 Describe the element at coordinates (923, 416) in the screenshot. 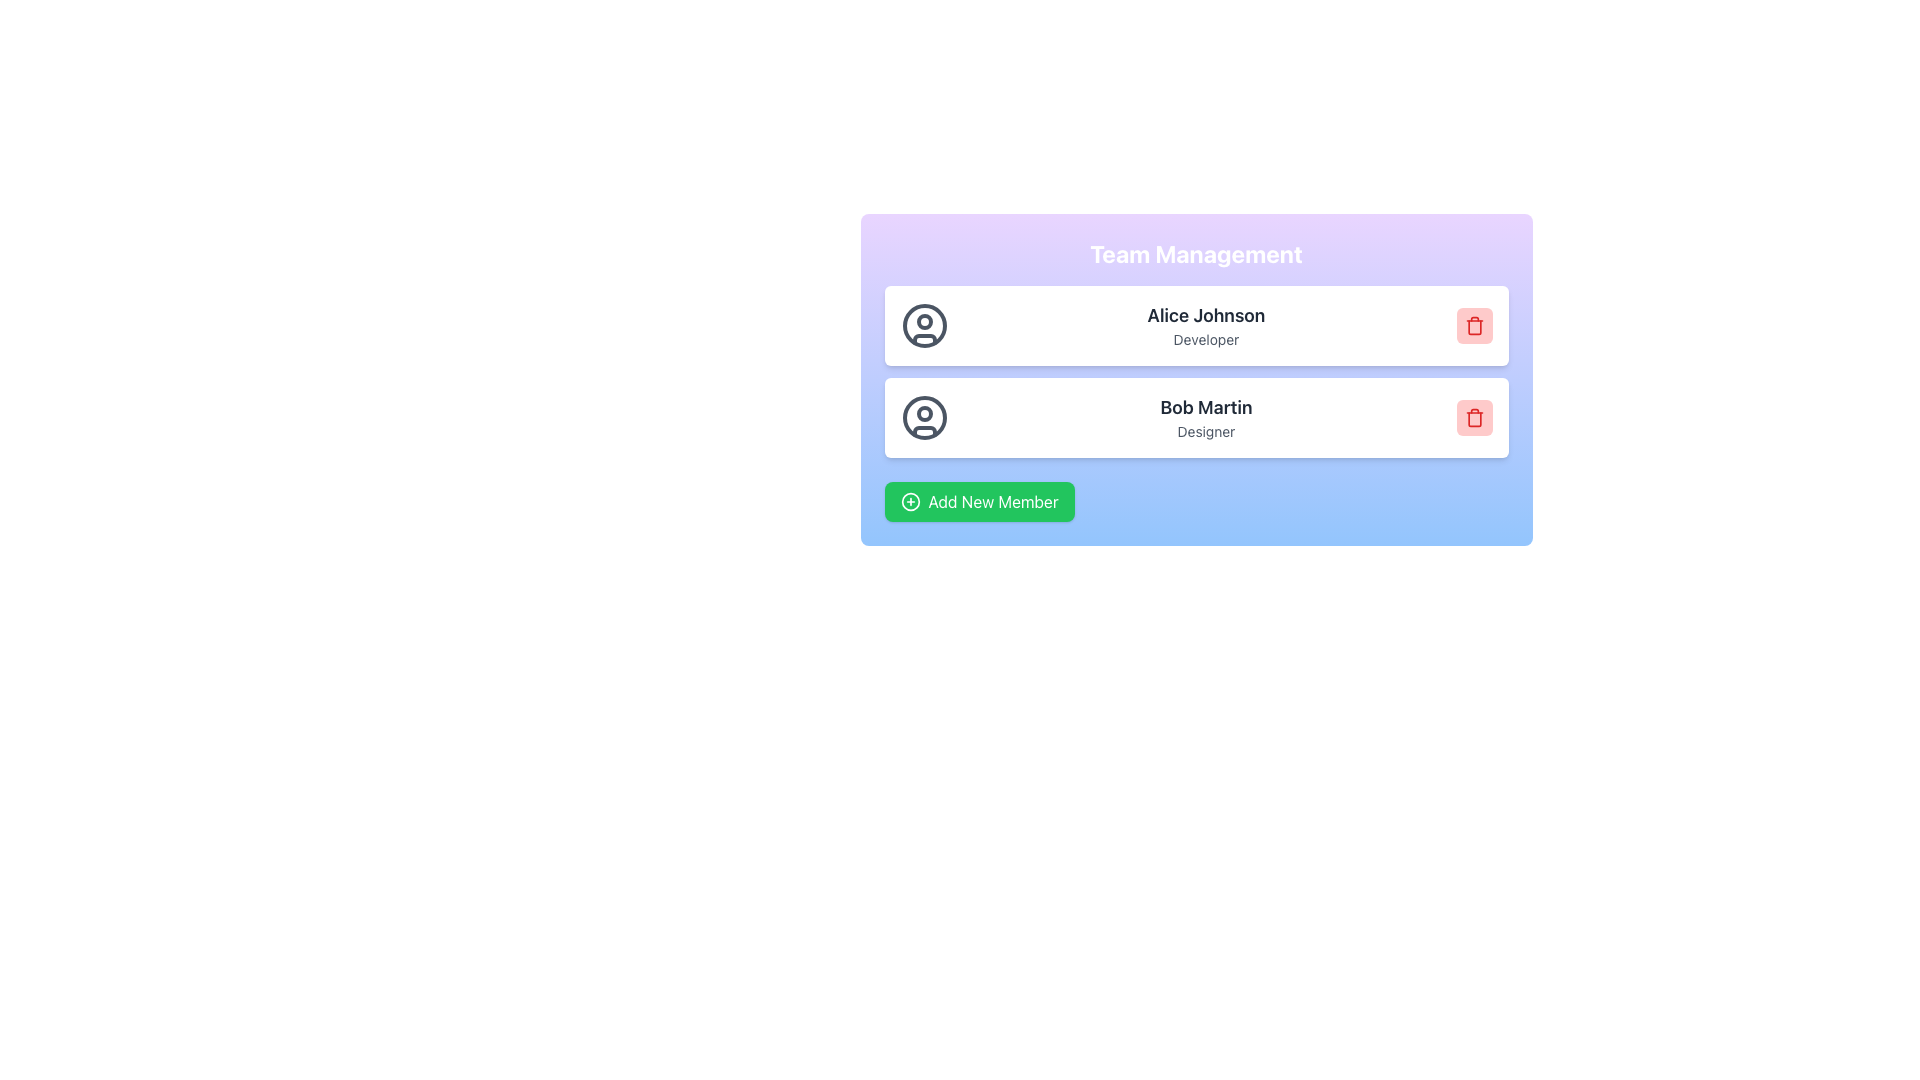

I see `the decorative graphical element representing the user's profile image, which is a circular icon with a stroke-style design, located on the left side of the second row in the team management card, aligned with 'Bob Martin' and 'Designer'` at that location.